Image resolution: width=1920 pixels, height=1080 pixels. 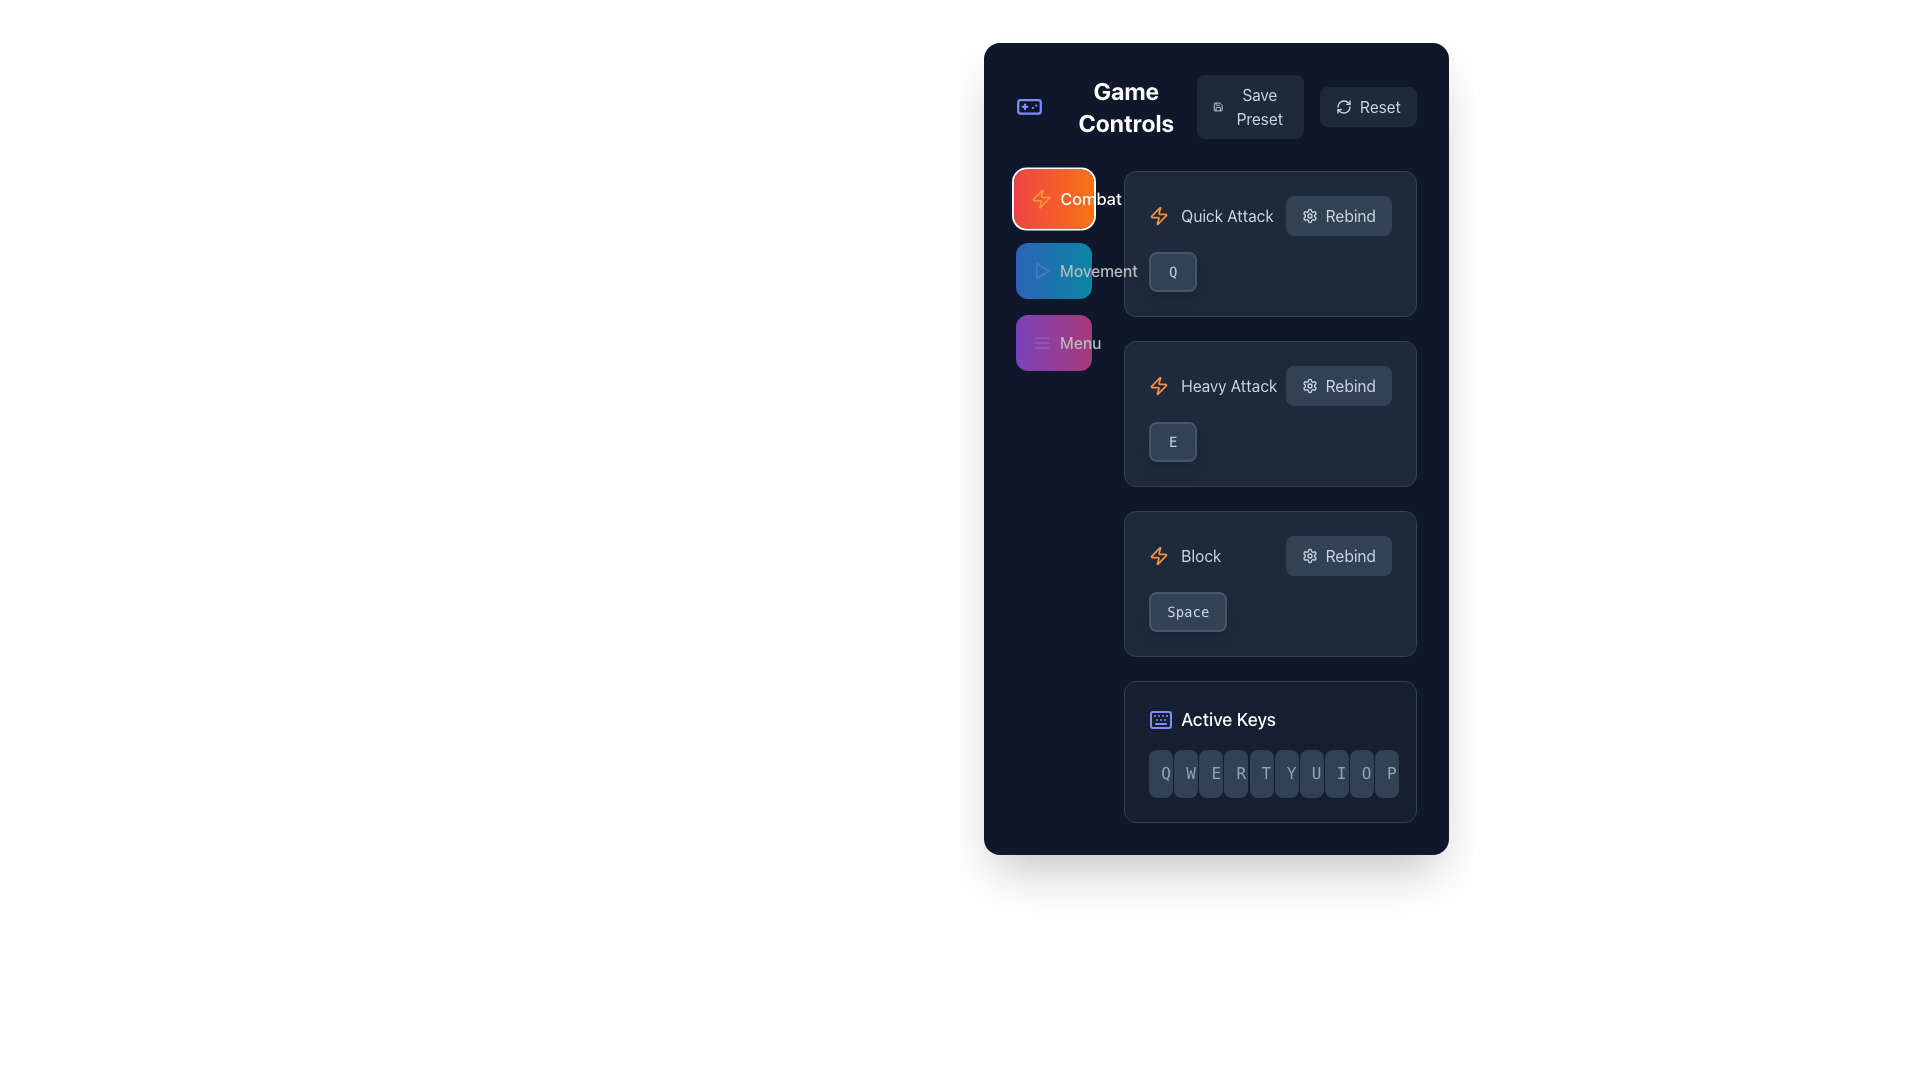 I want to click on the 'Movement' button, which features a blue gradient background with a play icon and bold white text, so click(x=1083, y=270).